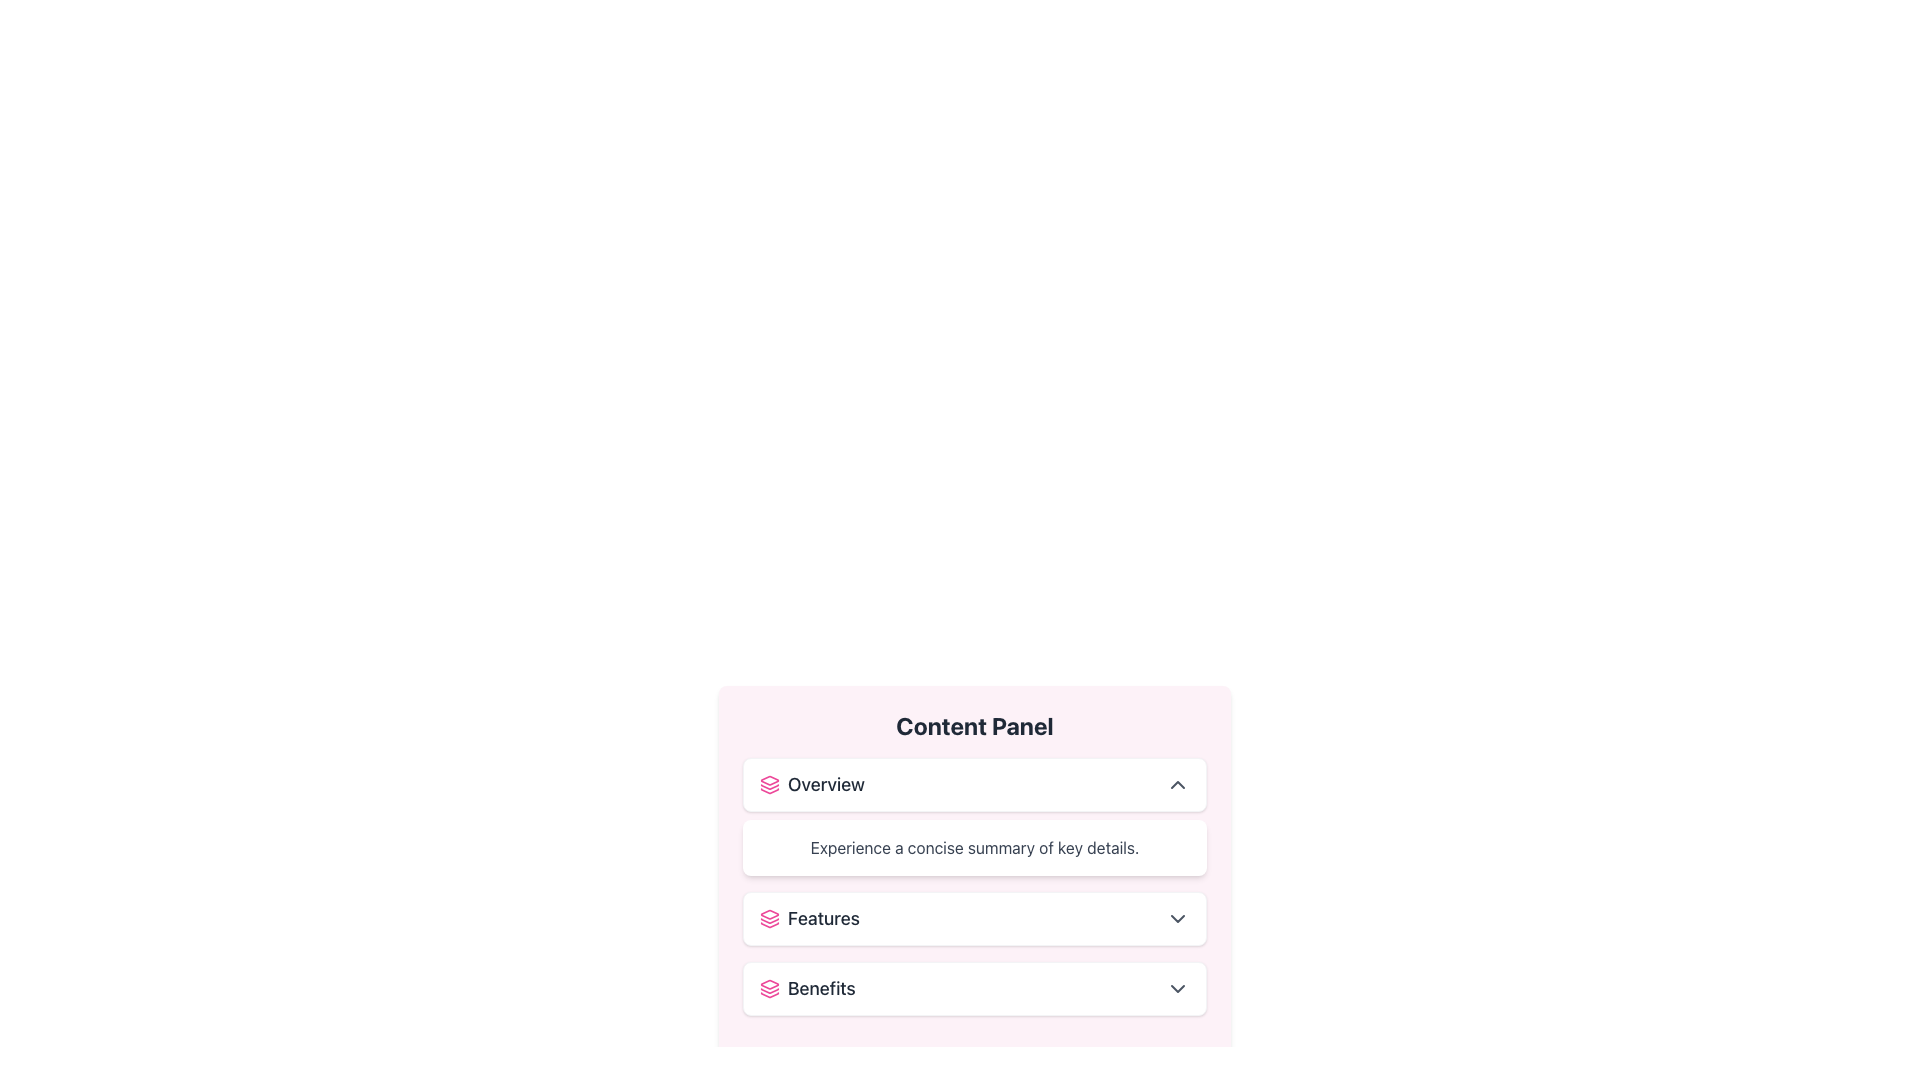 The image size is (1920, 1080). I want to click on the third button in the vertical list within the pink-bordered 'Content Panel', so click(974, 987).